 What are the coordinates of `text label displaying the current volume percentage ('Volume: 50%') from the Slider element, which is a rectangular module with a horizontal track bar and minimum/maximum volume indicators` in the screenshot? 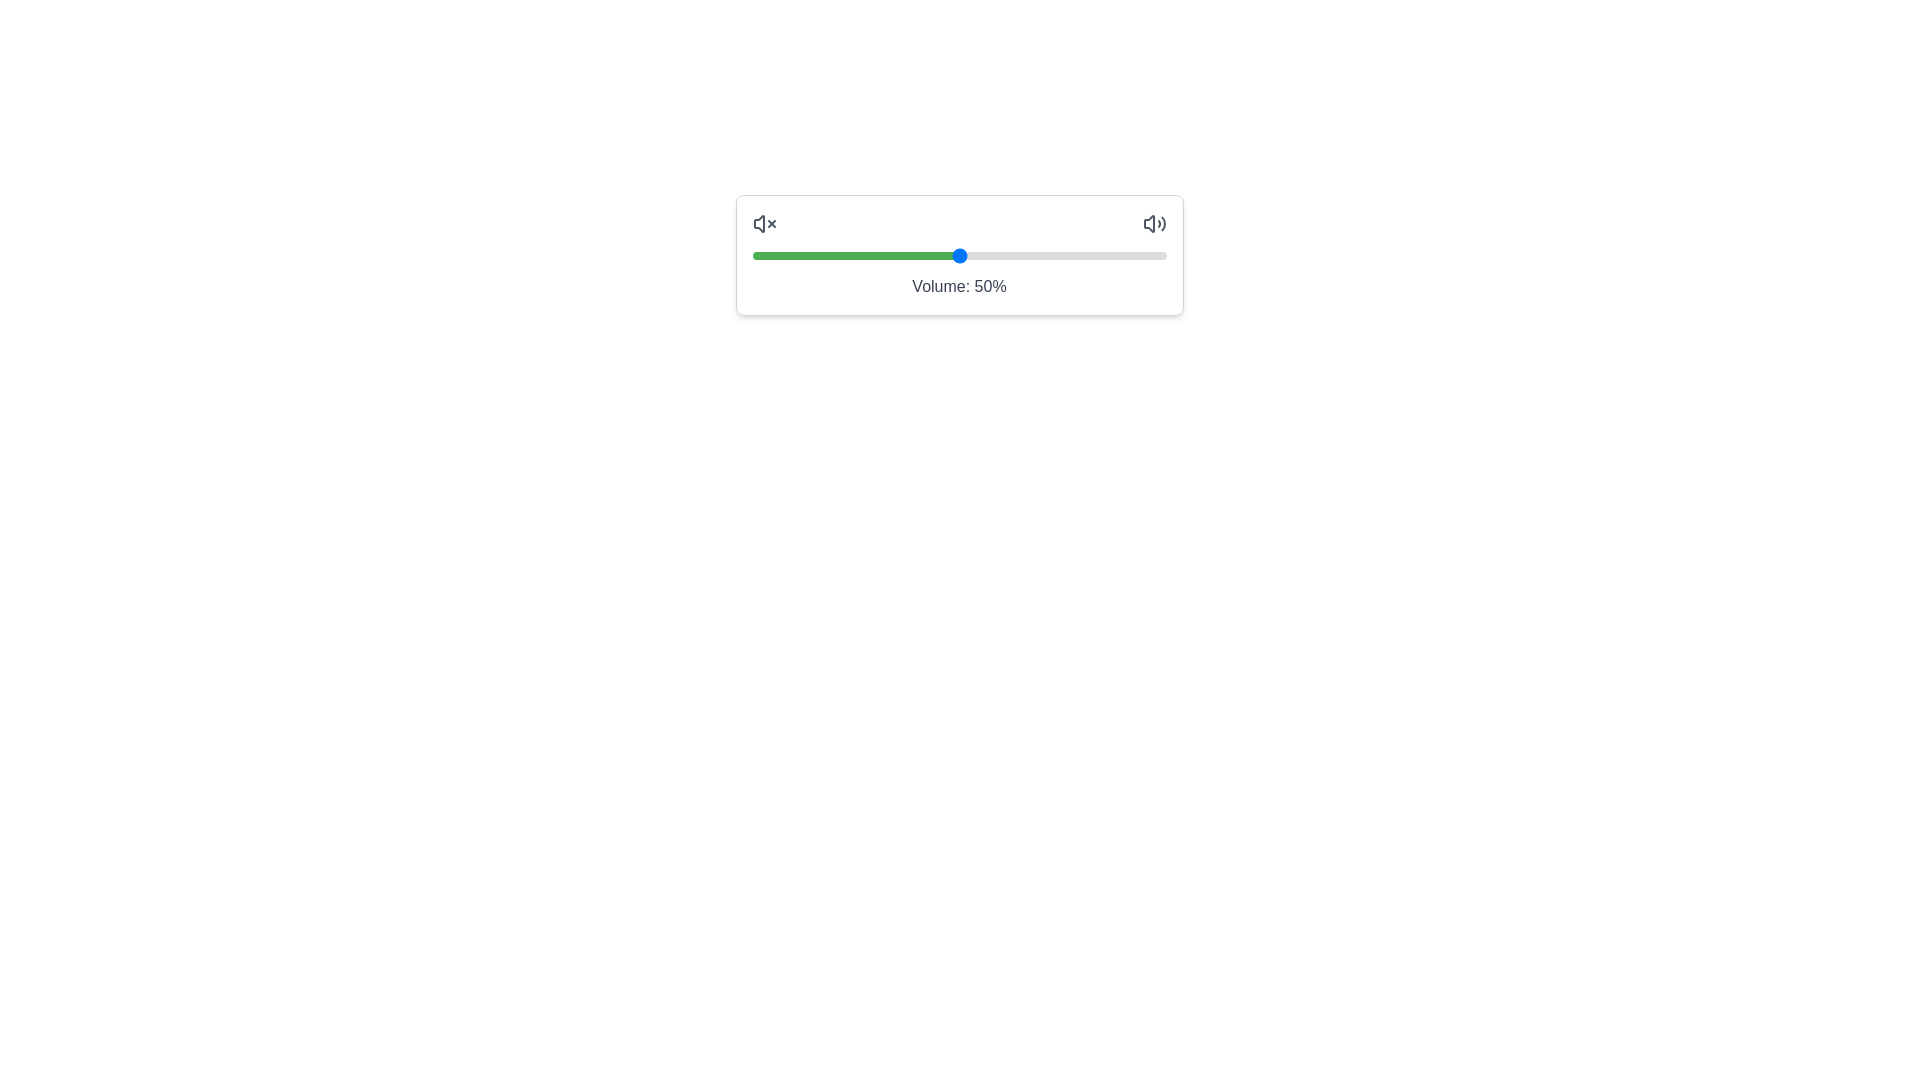 It's located at (958, 254).